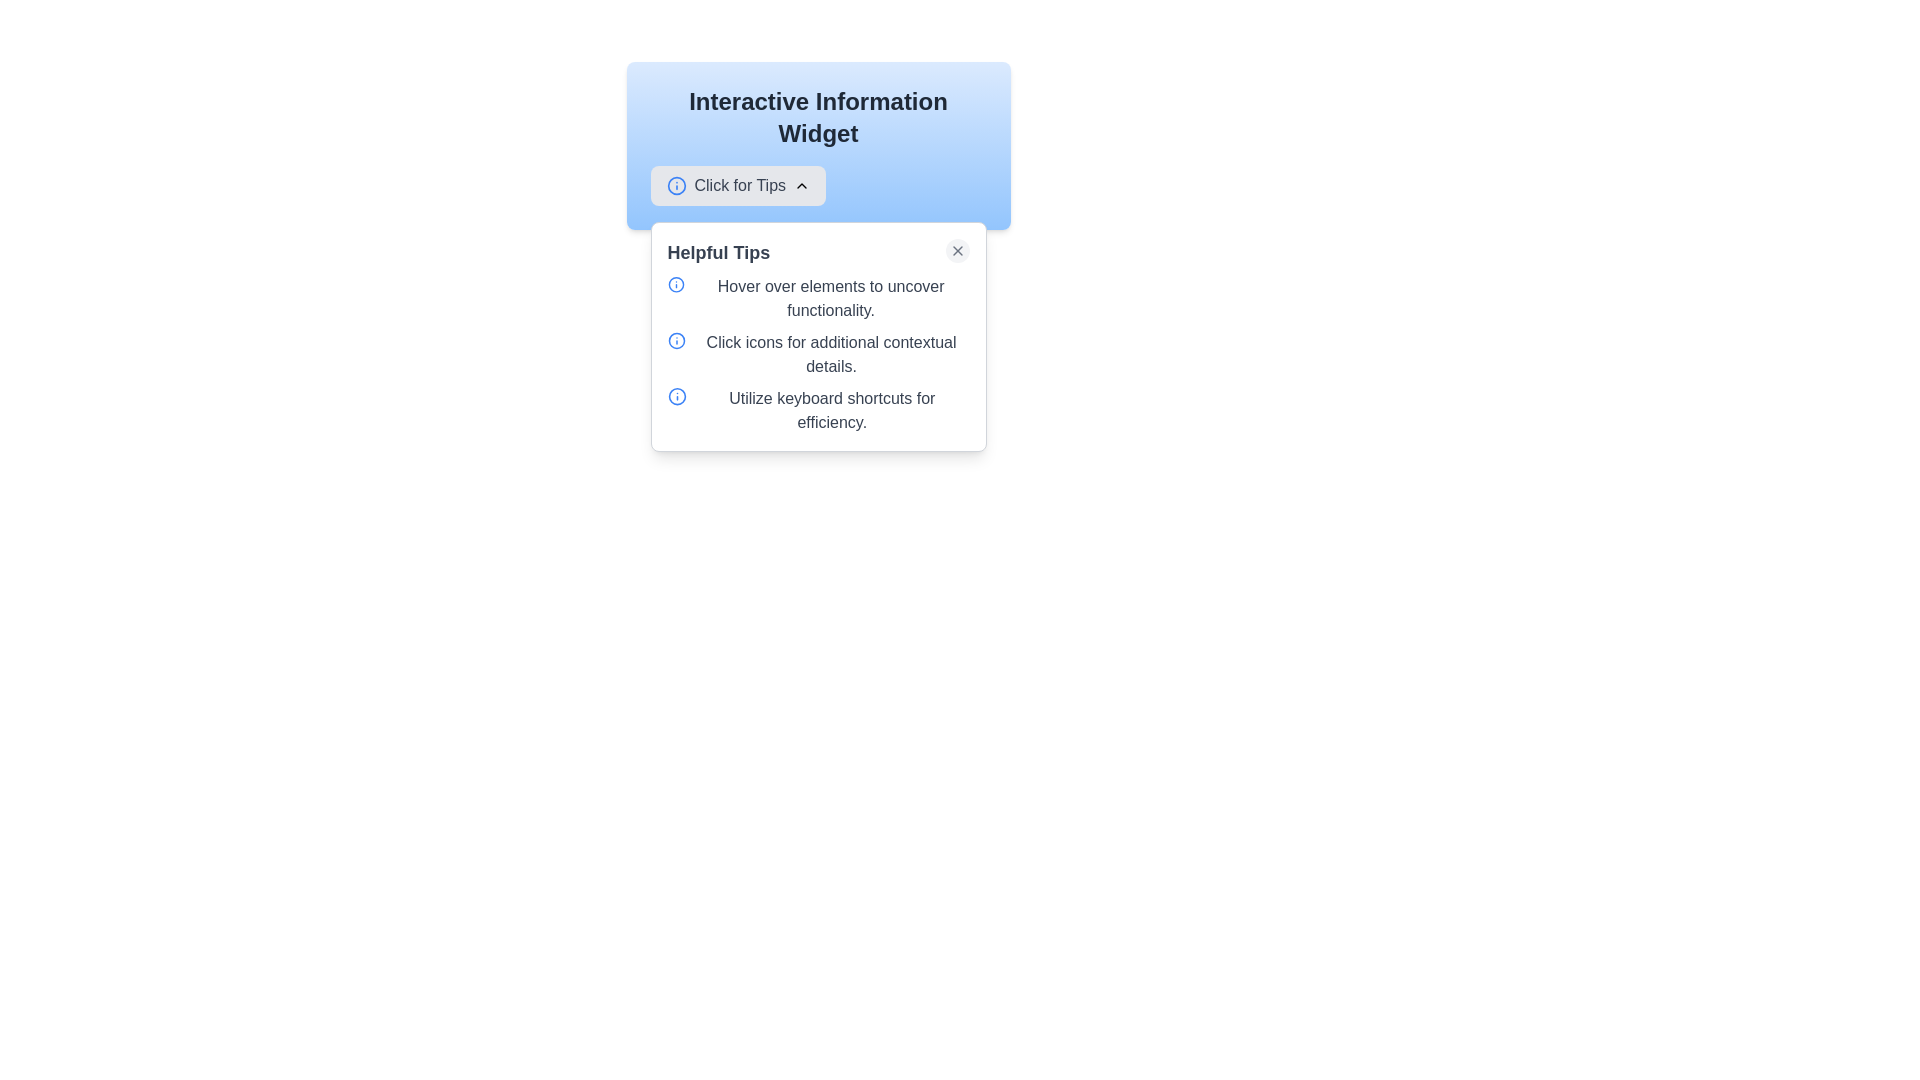 The image size is (1920, 1080). I want to click on the blue circular icon with an information symbol located to the left of the 'Click for Tips' button, so click(676, 185).